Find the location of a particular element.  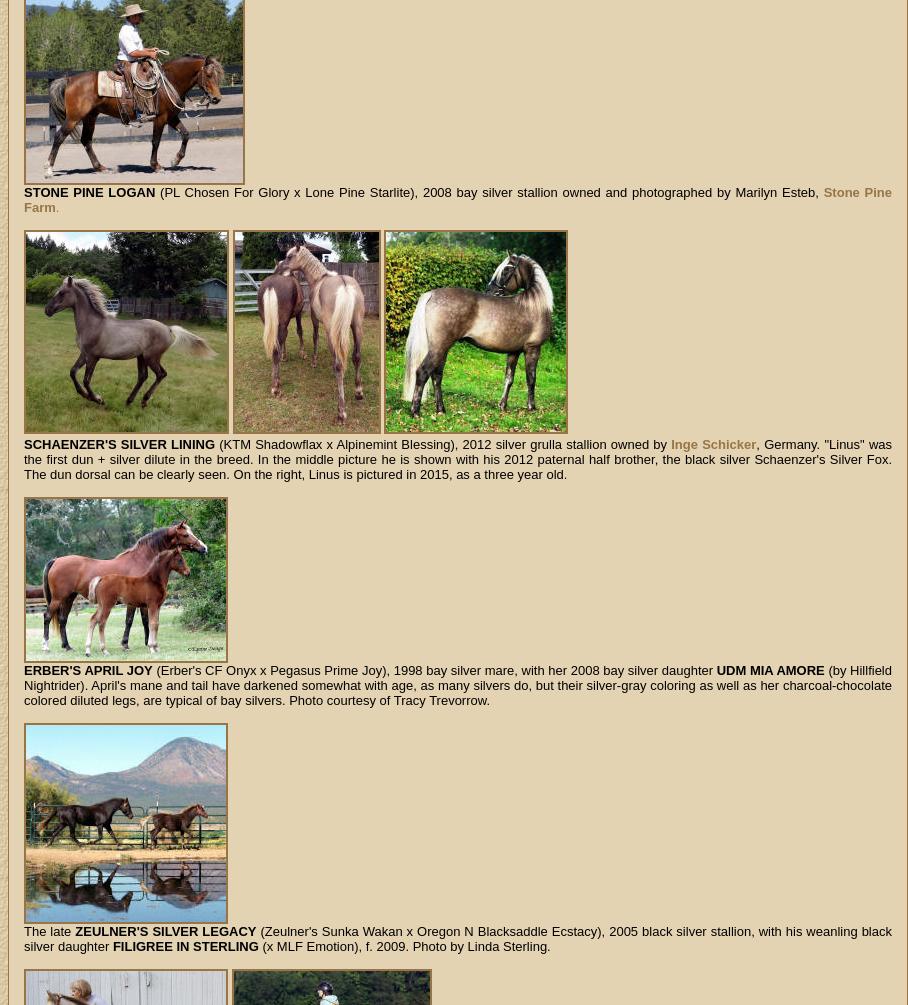

'Inge Schicker' is located at coordinates (712, 444).